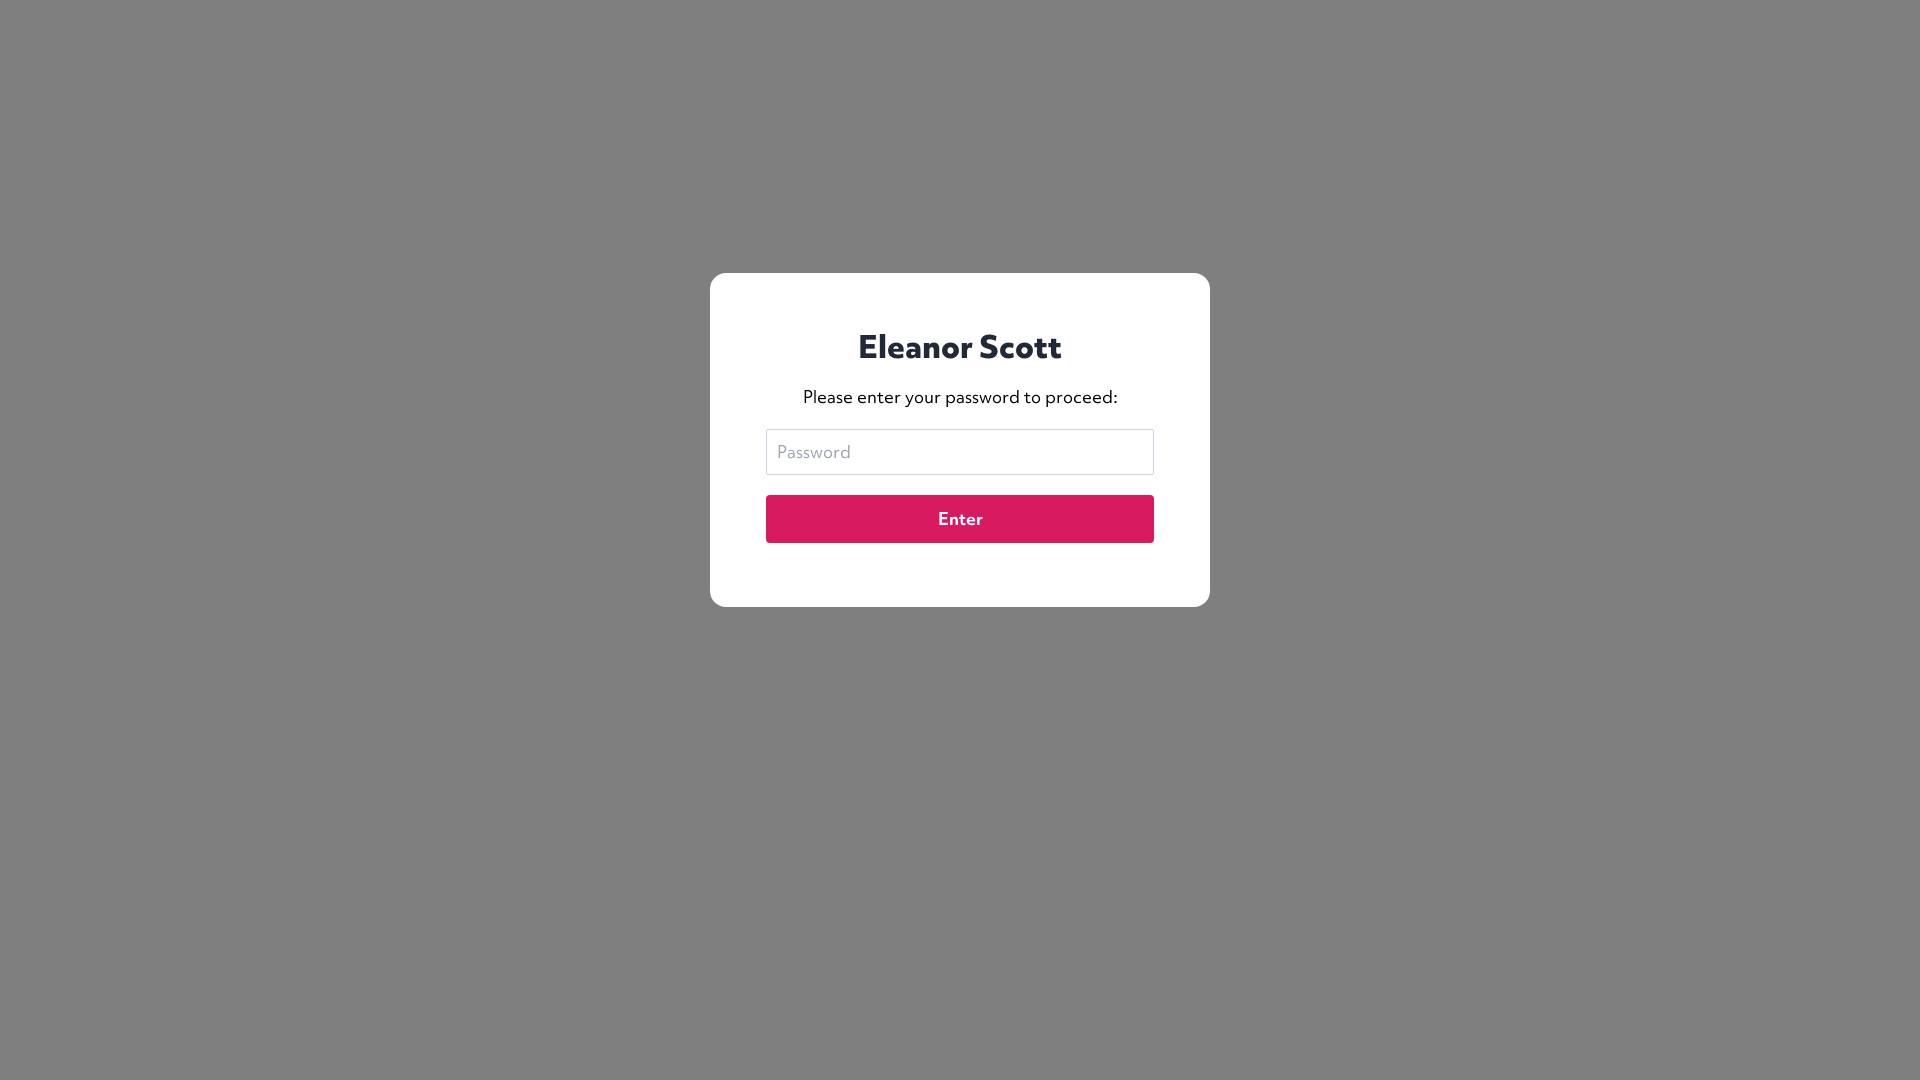 This screenshot has width=1920, height=1080. What do you see at coordinates (960, 518) in the screenshot?
I see `'Enter'` at bounding box center [960, 518].